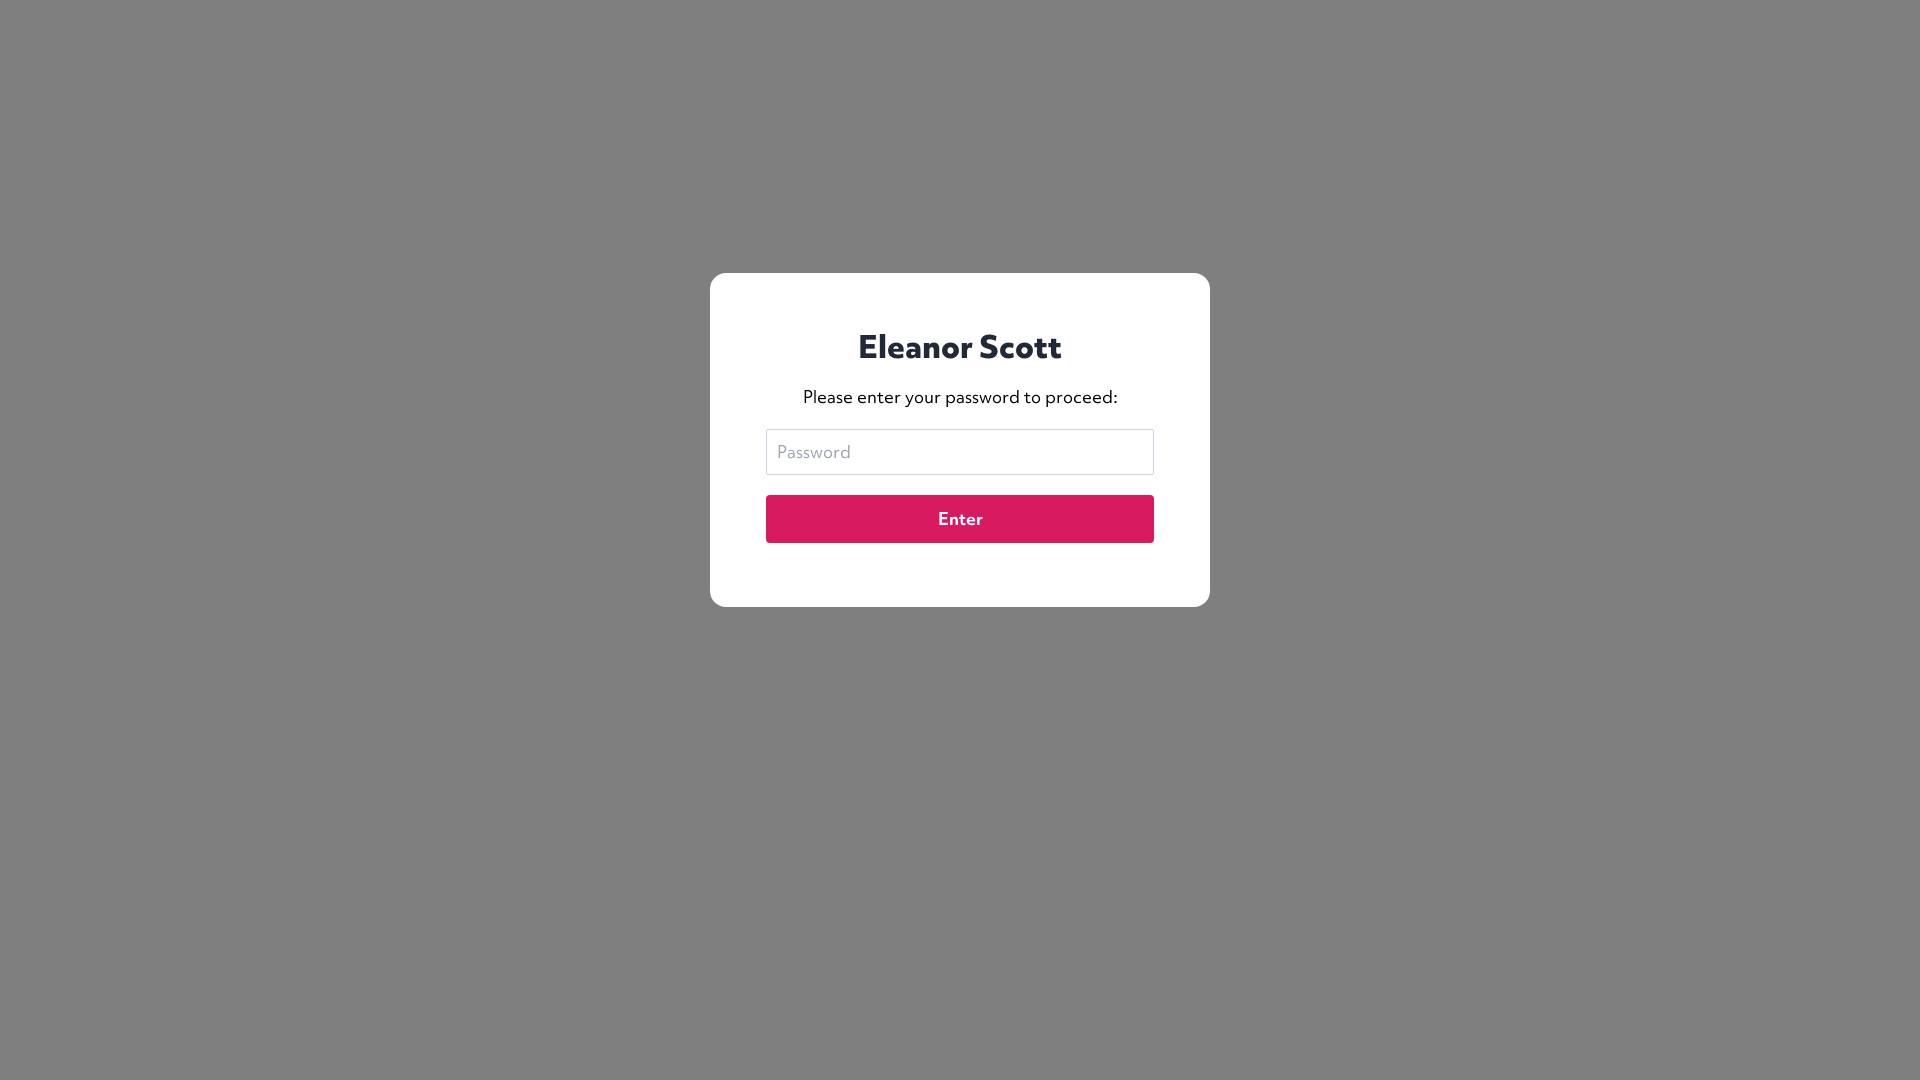 This screenshot has width=1920, height=1080. What do you see at coordinates (960, 518) in the screenshot?
I see `'Enter'` at bounding box center [960, 518].